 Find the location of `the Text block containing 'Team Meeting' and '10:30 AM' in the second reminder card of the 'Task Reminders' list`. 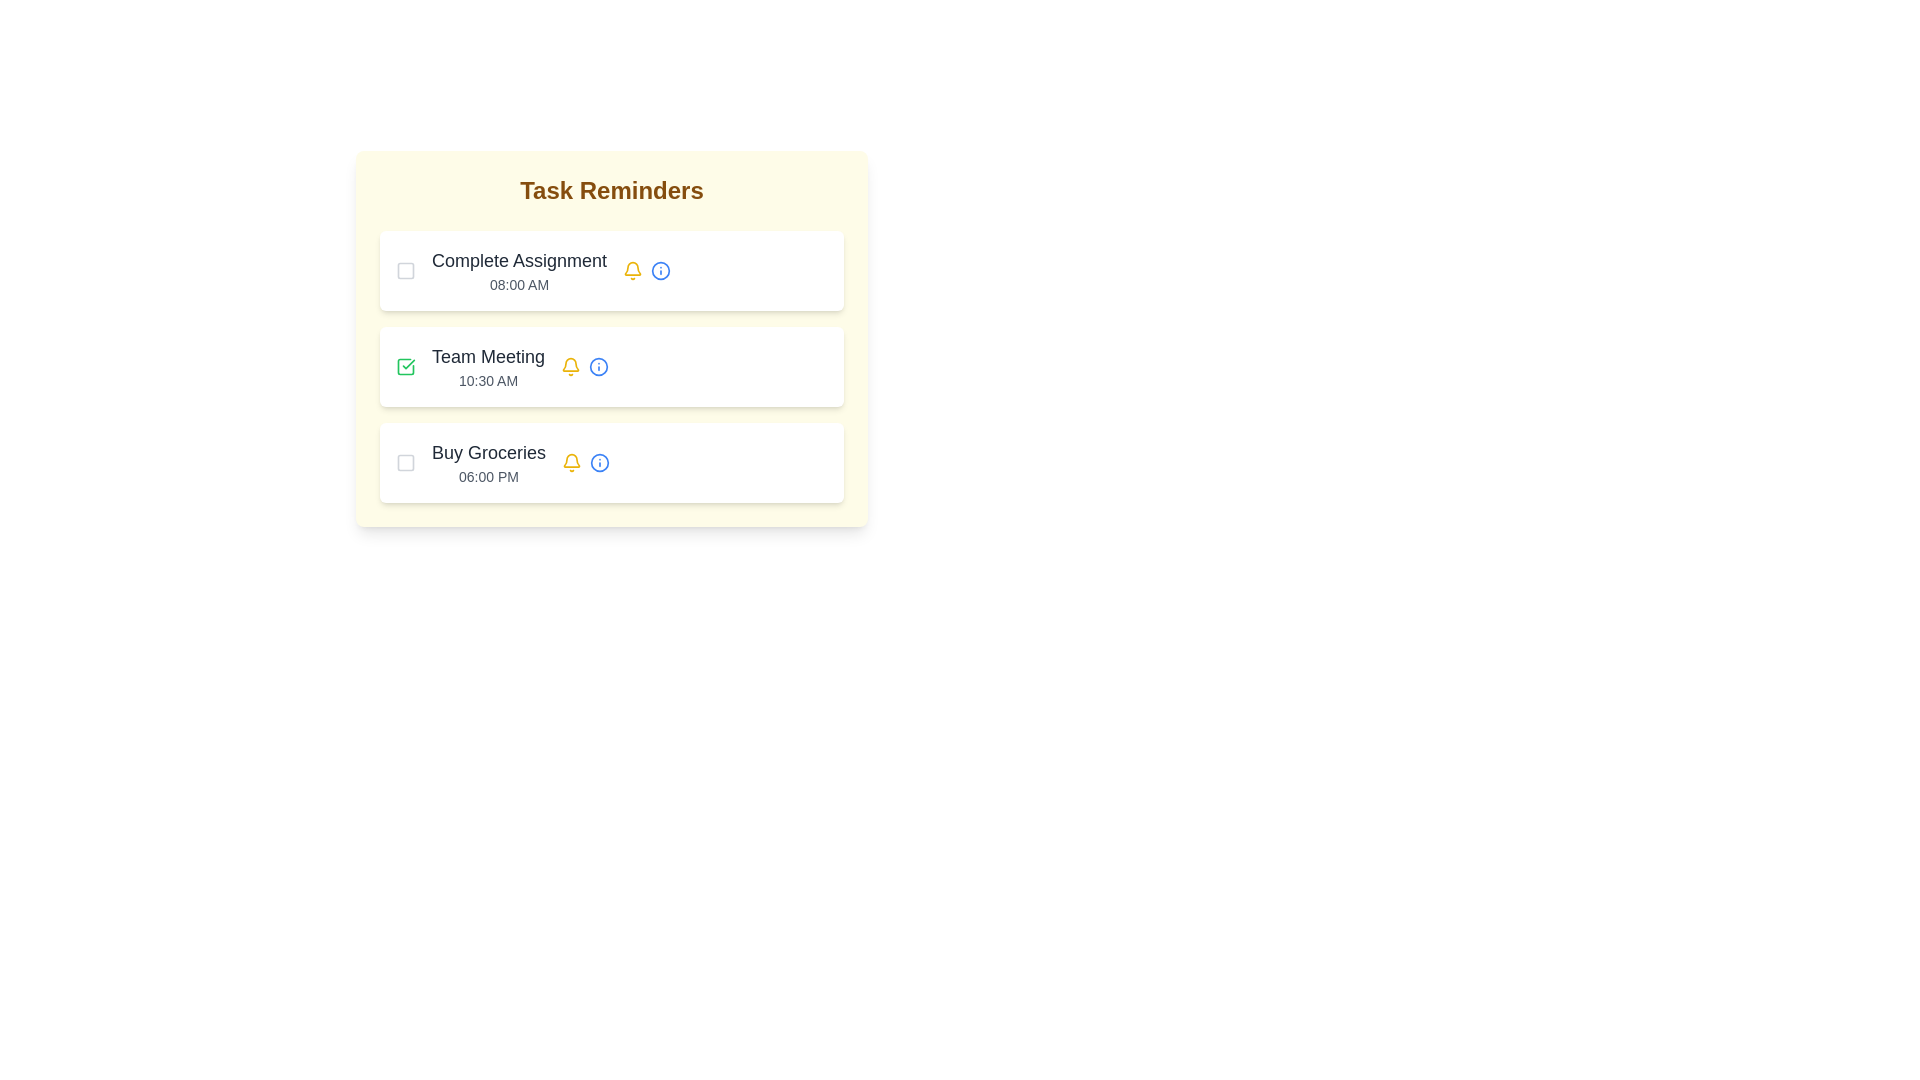

the Text block containing 'Team Meeting' and '10:30 AM' in the second reminder card of the 'Task Reminders' list is located at coordinates (488, 366).